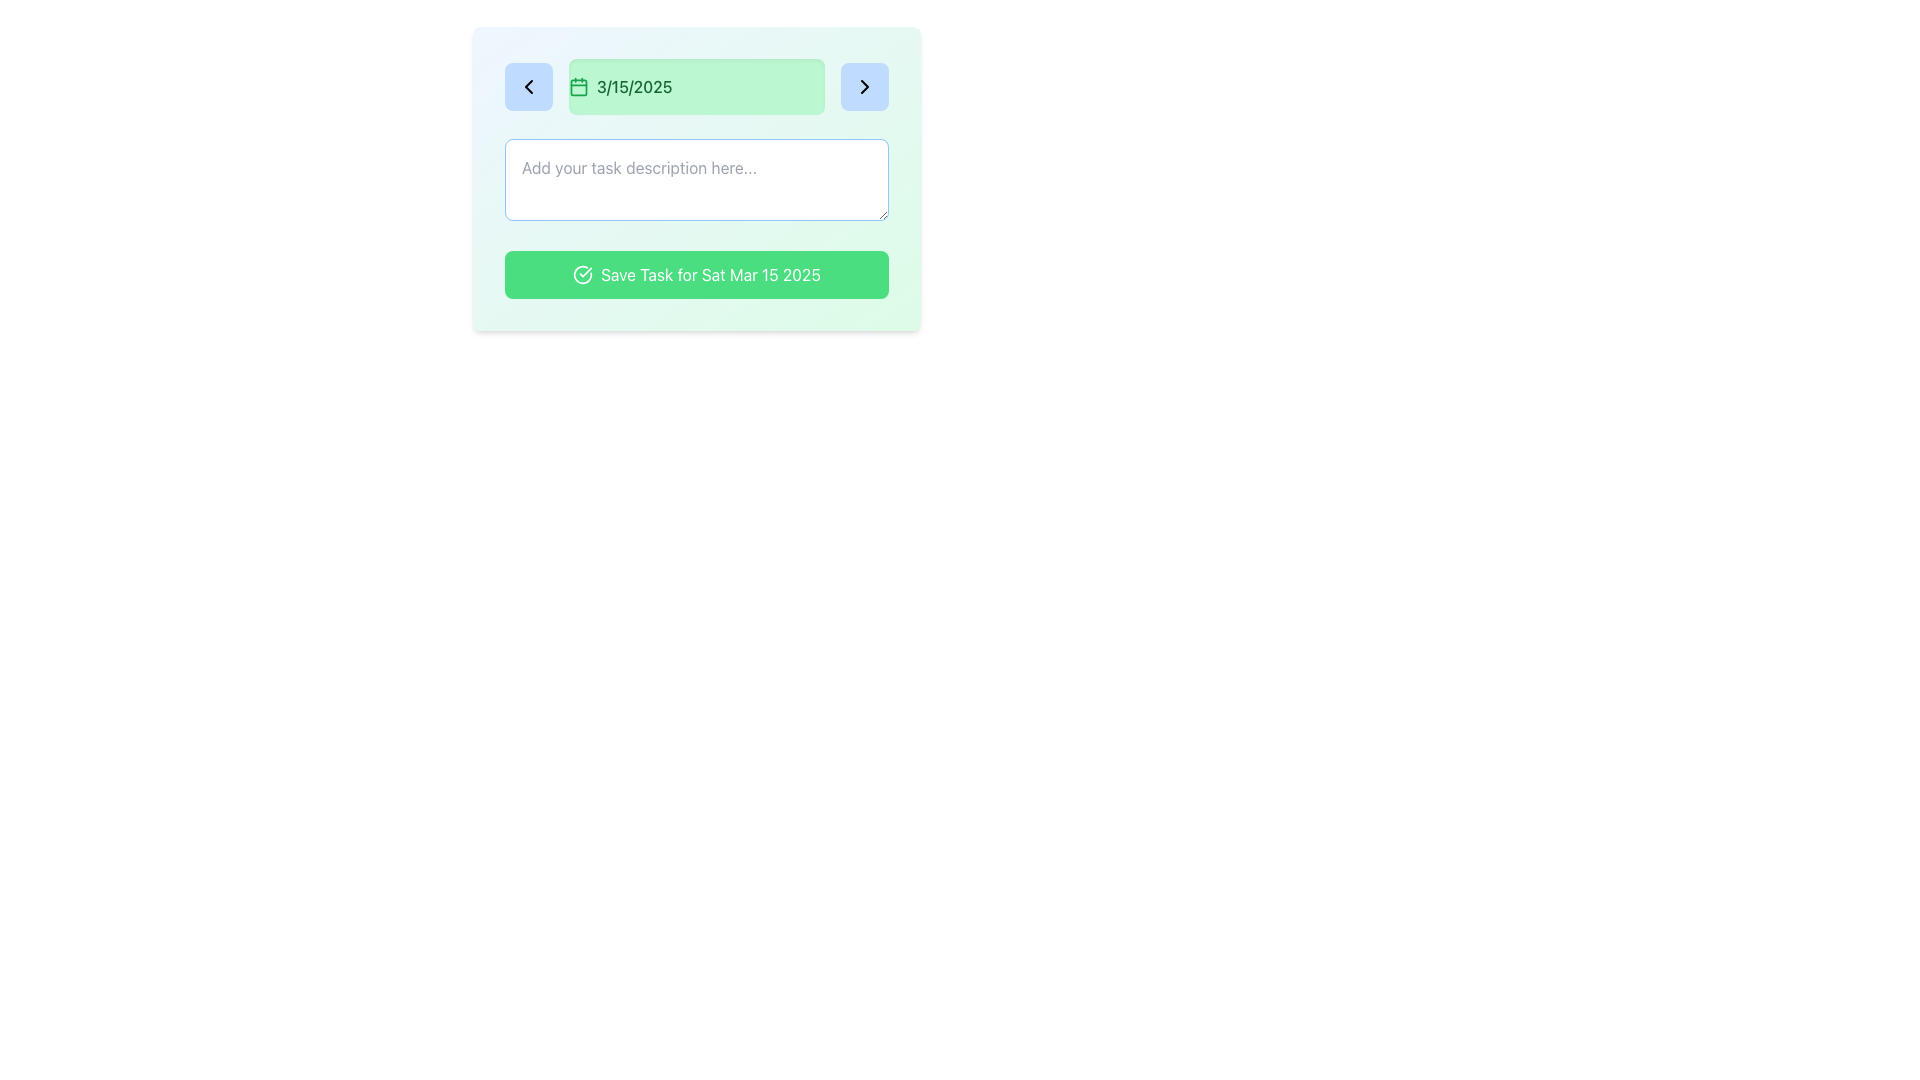 The image size is (1920, 1080). I want to click on the save task icon located at the far-left side of the green rectangular button labeled 'Save Task for Sat Mar 15 2025', so click(582, 274).